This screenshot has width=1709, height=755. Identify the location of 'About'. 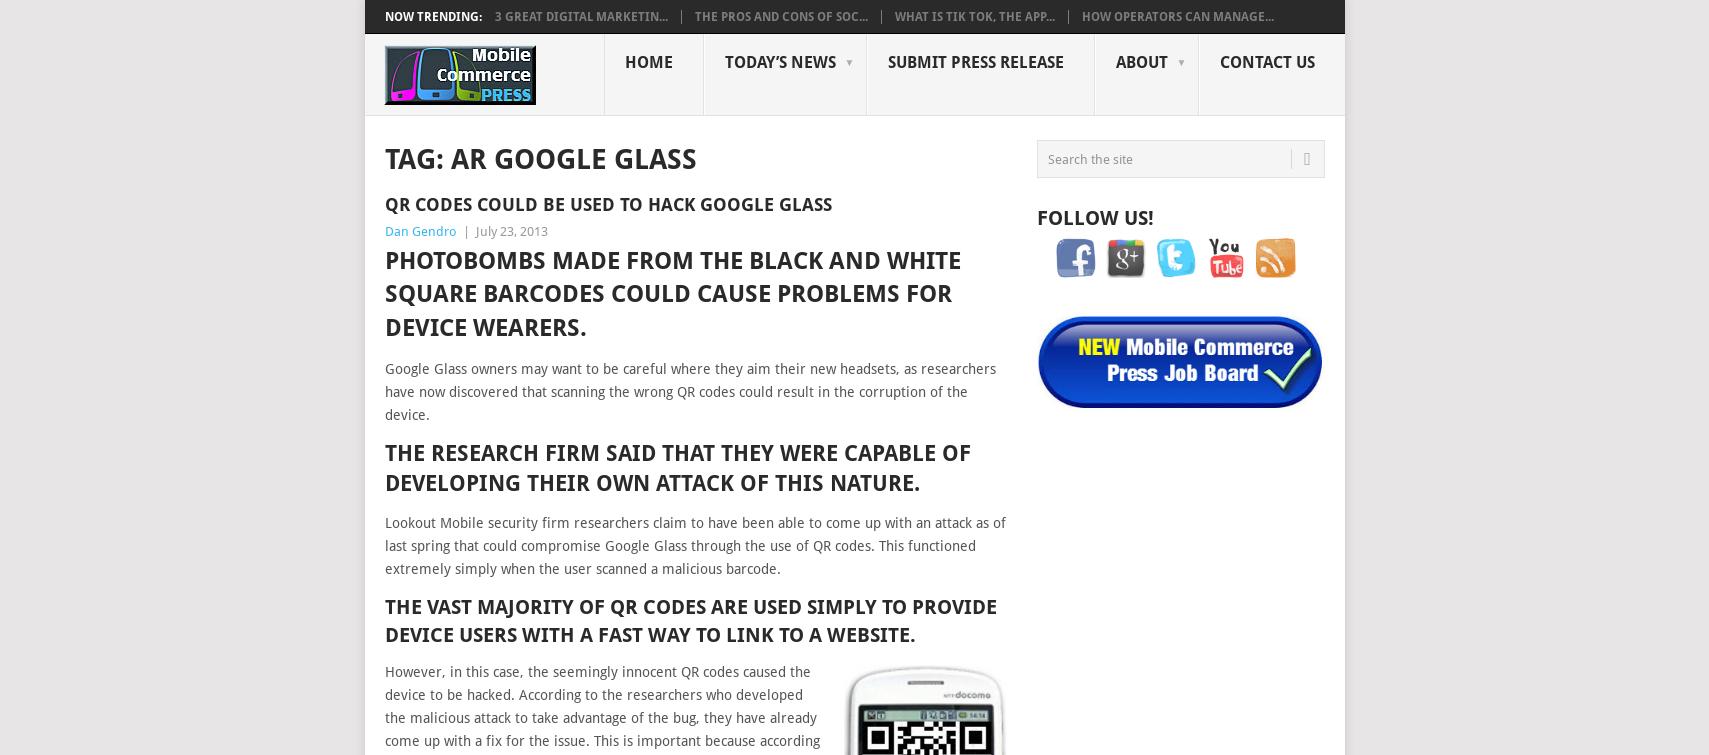
(1114, 62).